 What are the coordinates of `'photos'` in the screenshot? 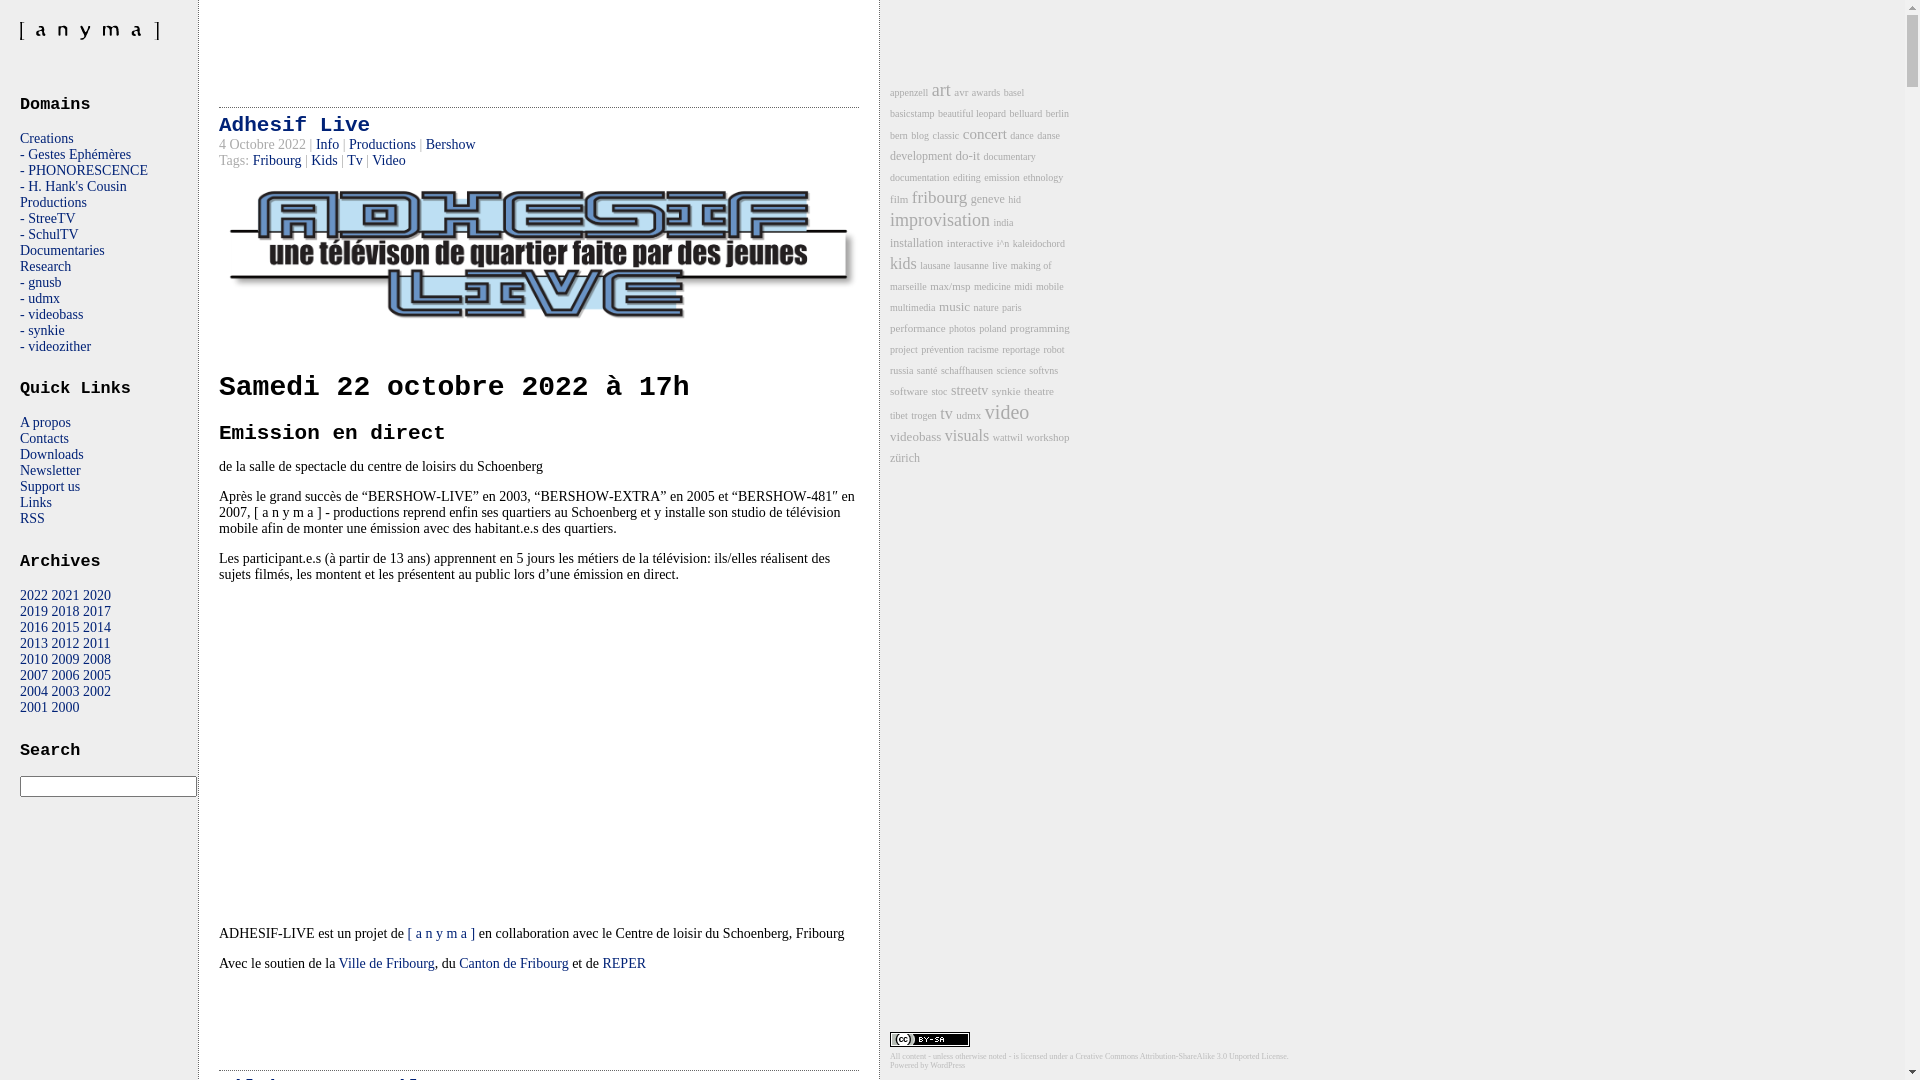 It's located at (962, 327).